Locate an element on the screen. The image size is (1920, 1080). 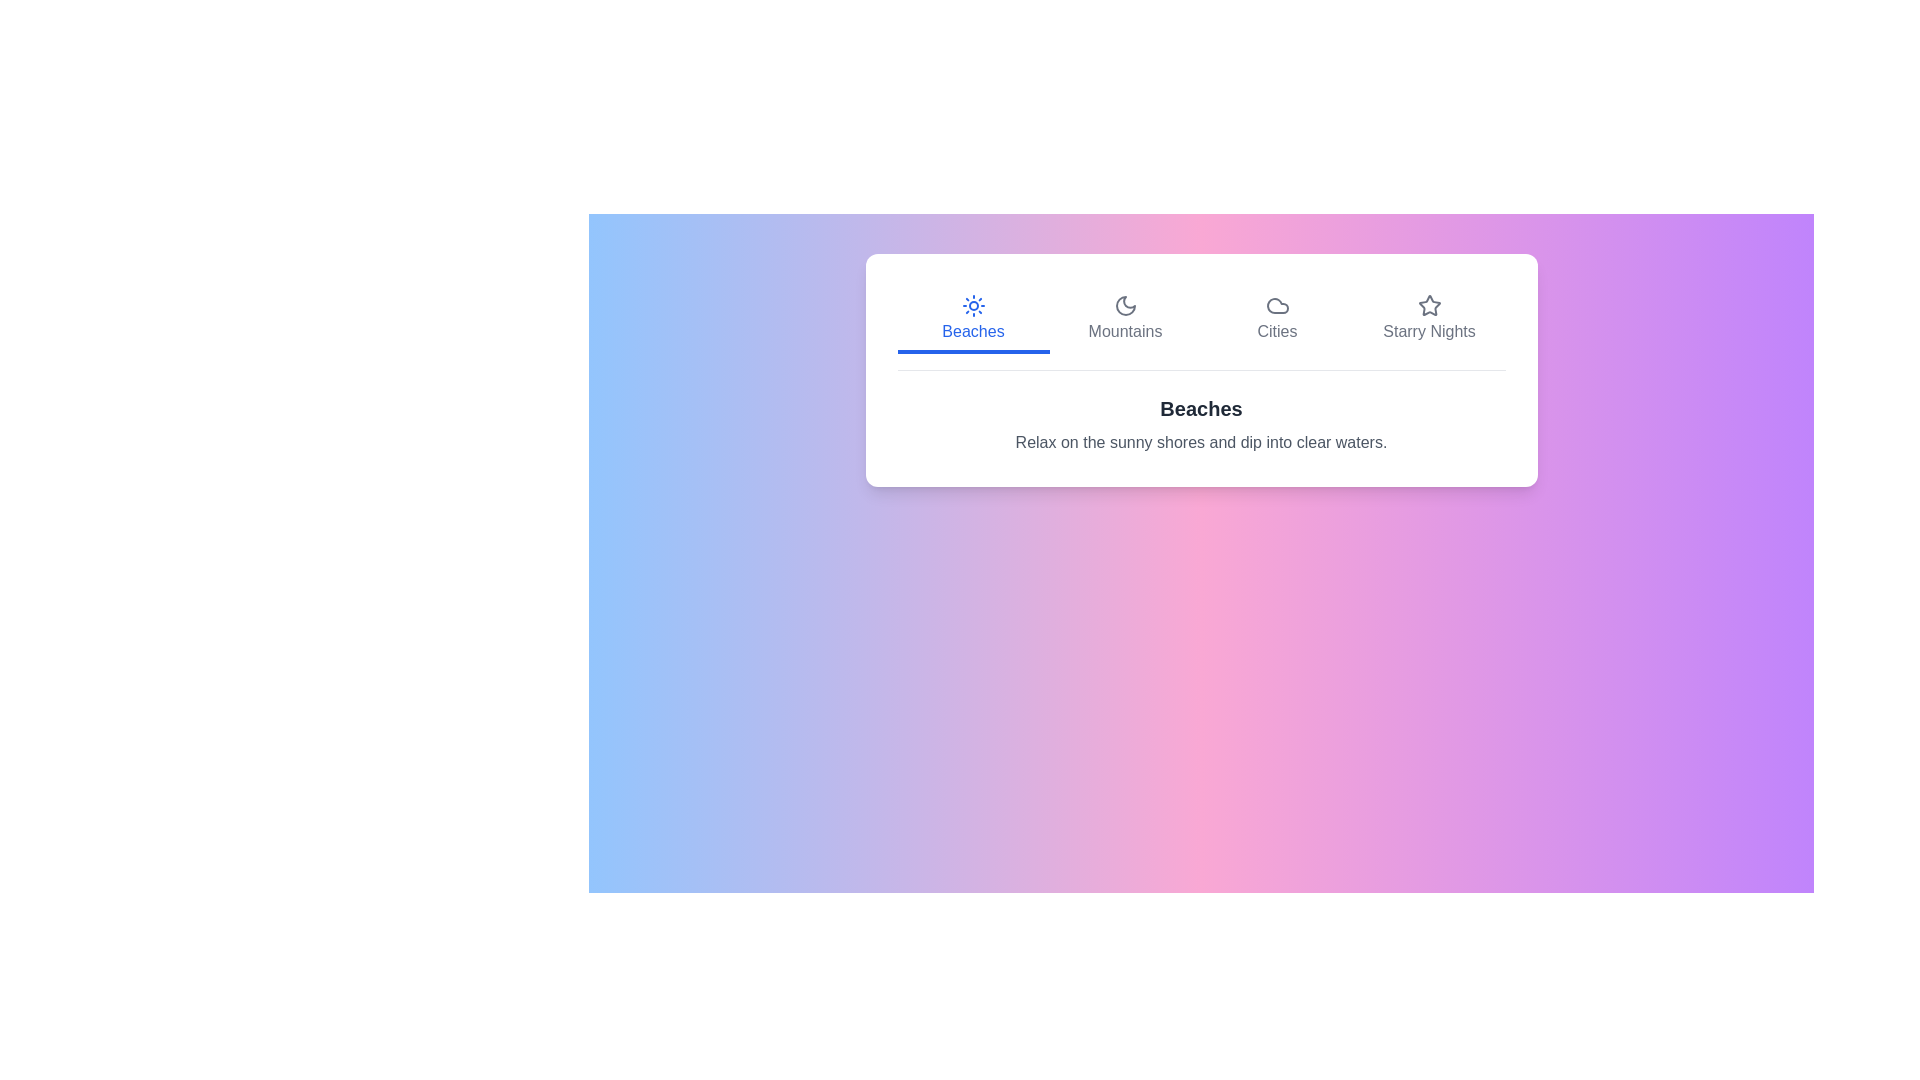
the category Mountains by clicking its button is located at coordinates (1125, 319).